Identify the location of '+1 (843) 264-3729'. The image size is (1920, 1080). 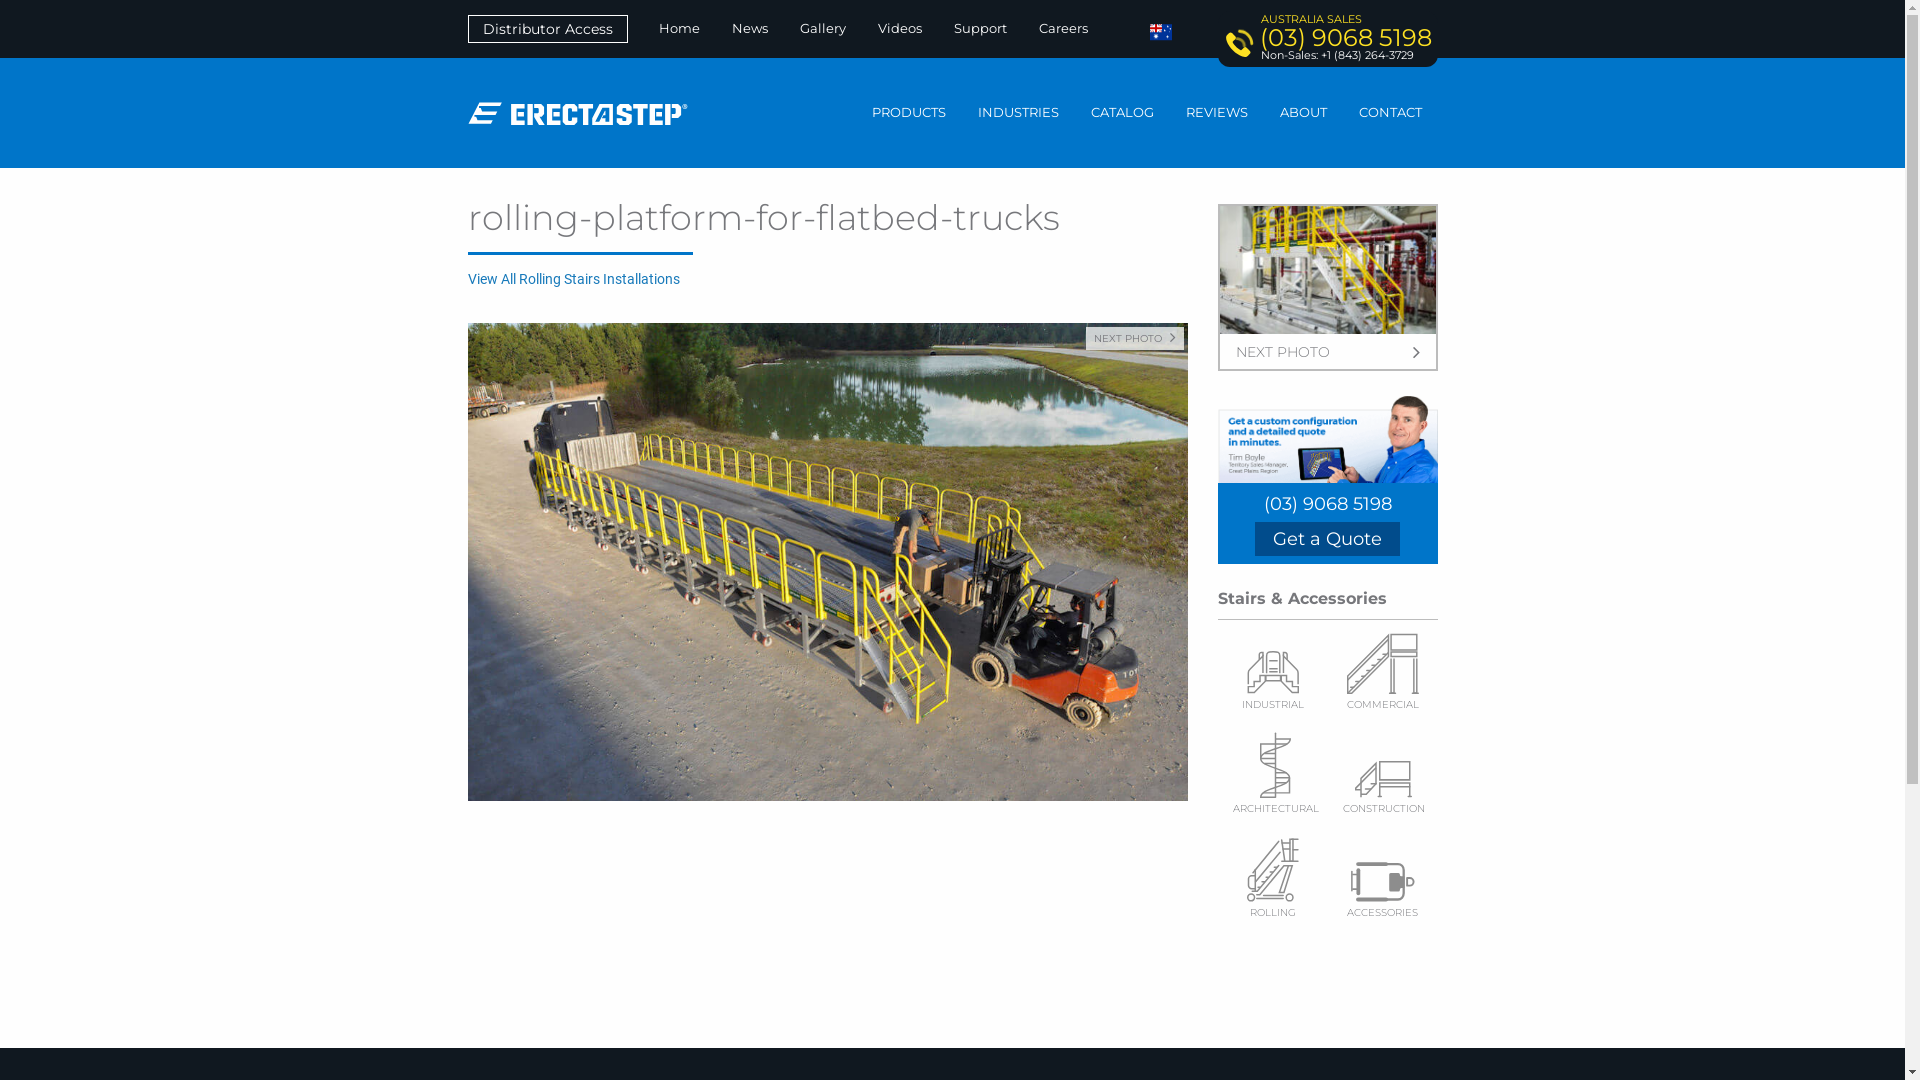
(1365, 53).